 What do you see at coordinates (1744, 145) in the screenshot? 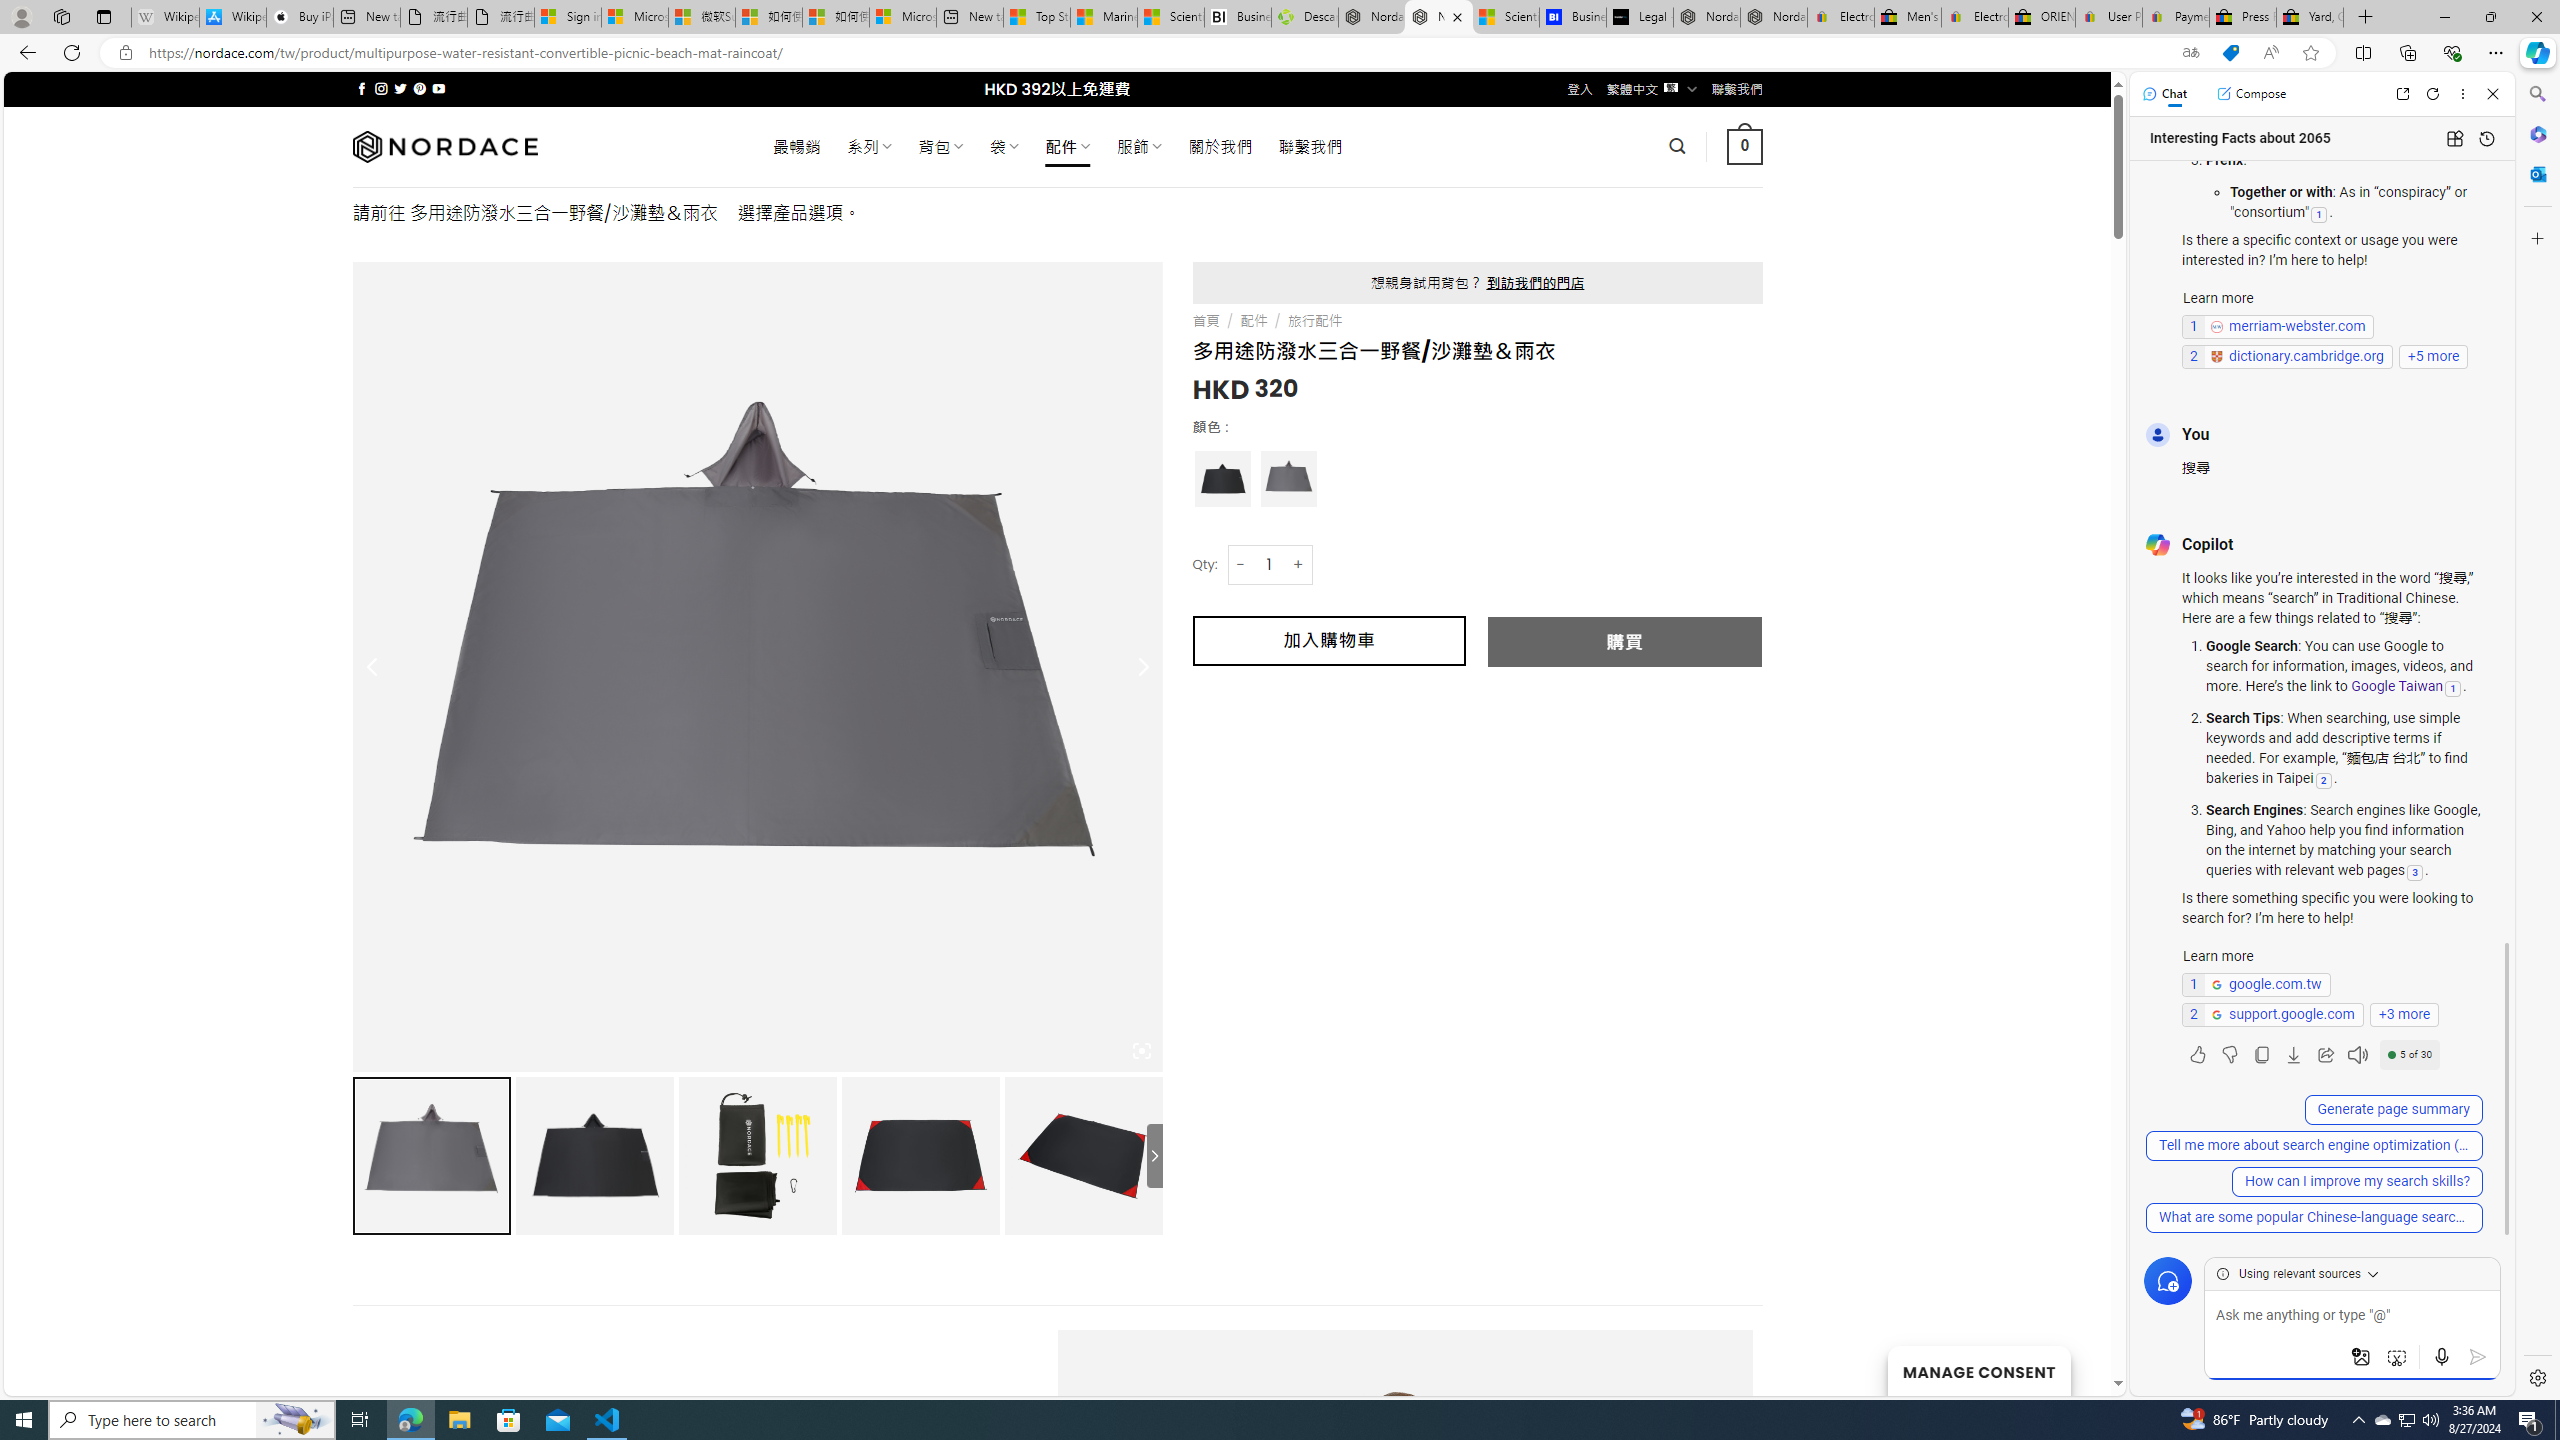
I see `' 0 '` at bounding box center [1744, 145].